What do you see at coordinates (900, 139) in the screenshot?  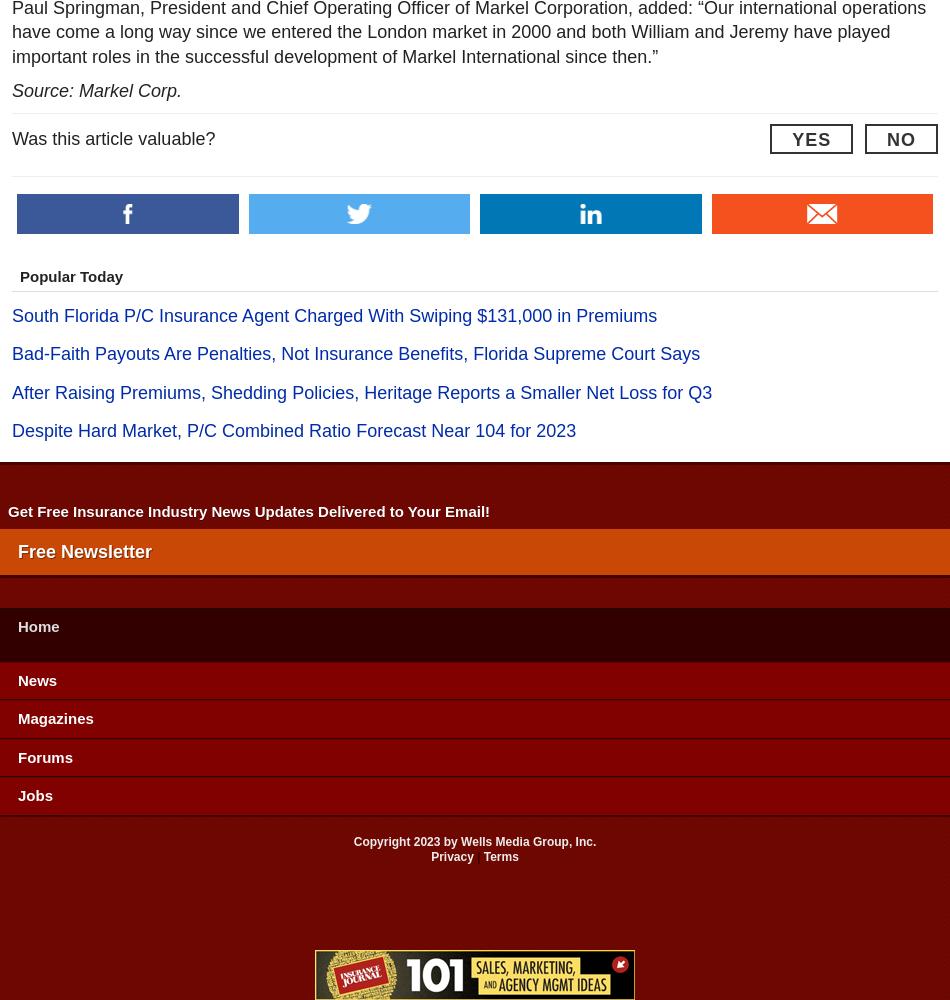 I see `'No'` at bounding box center [900, 139].